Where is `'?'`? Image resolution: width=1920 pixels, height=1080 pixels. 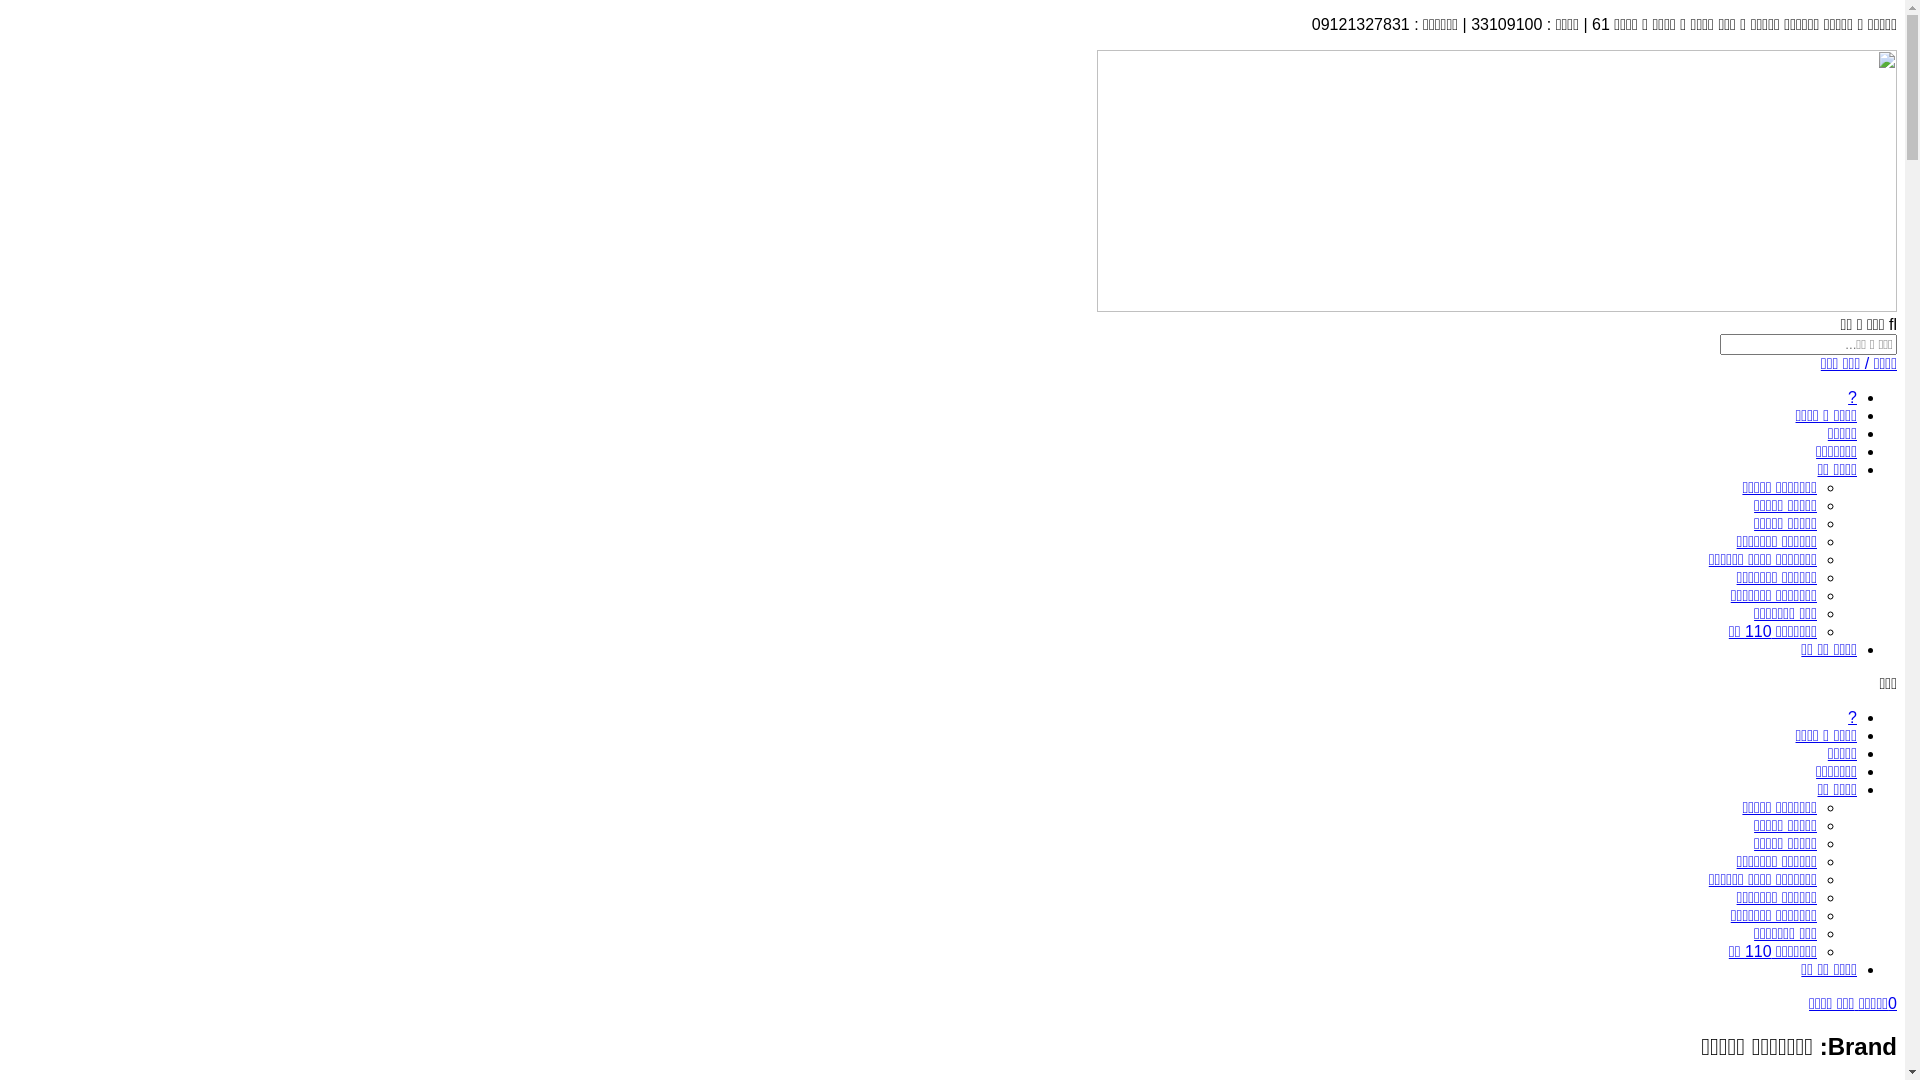
'?' is located at coordinates (1851, 397).